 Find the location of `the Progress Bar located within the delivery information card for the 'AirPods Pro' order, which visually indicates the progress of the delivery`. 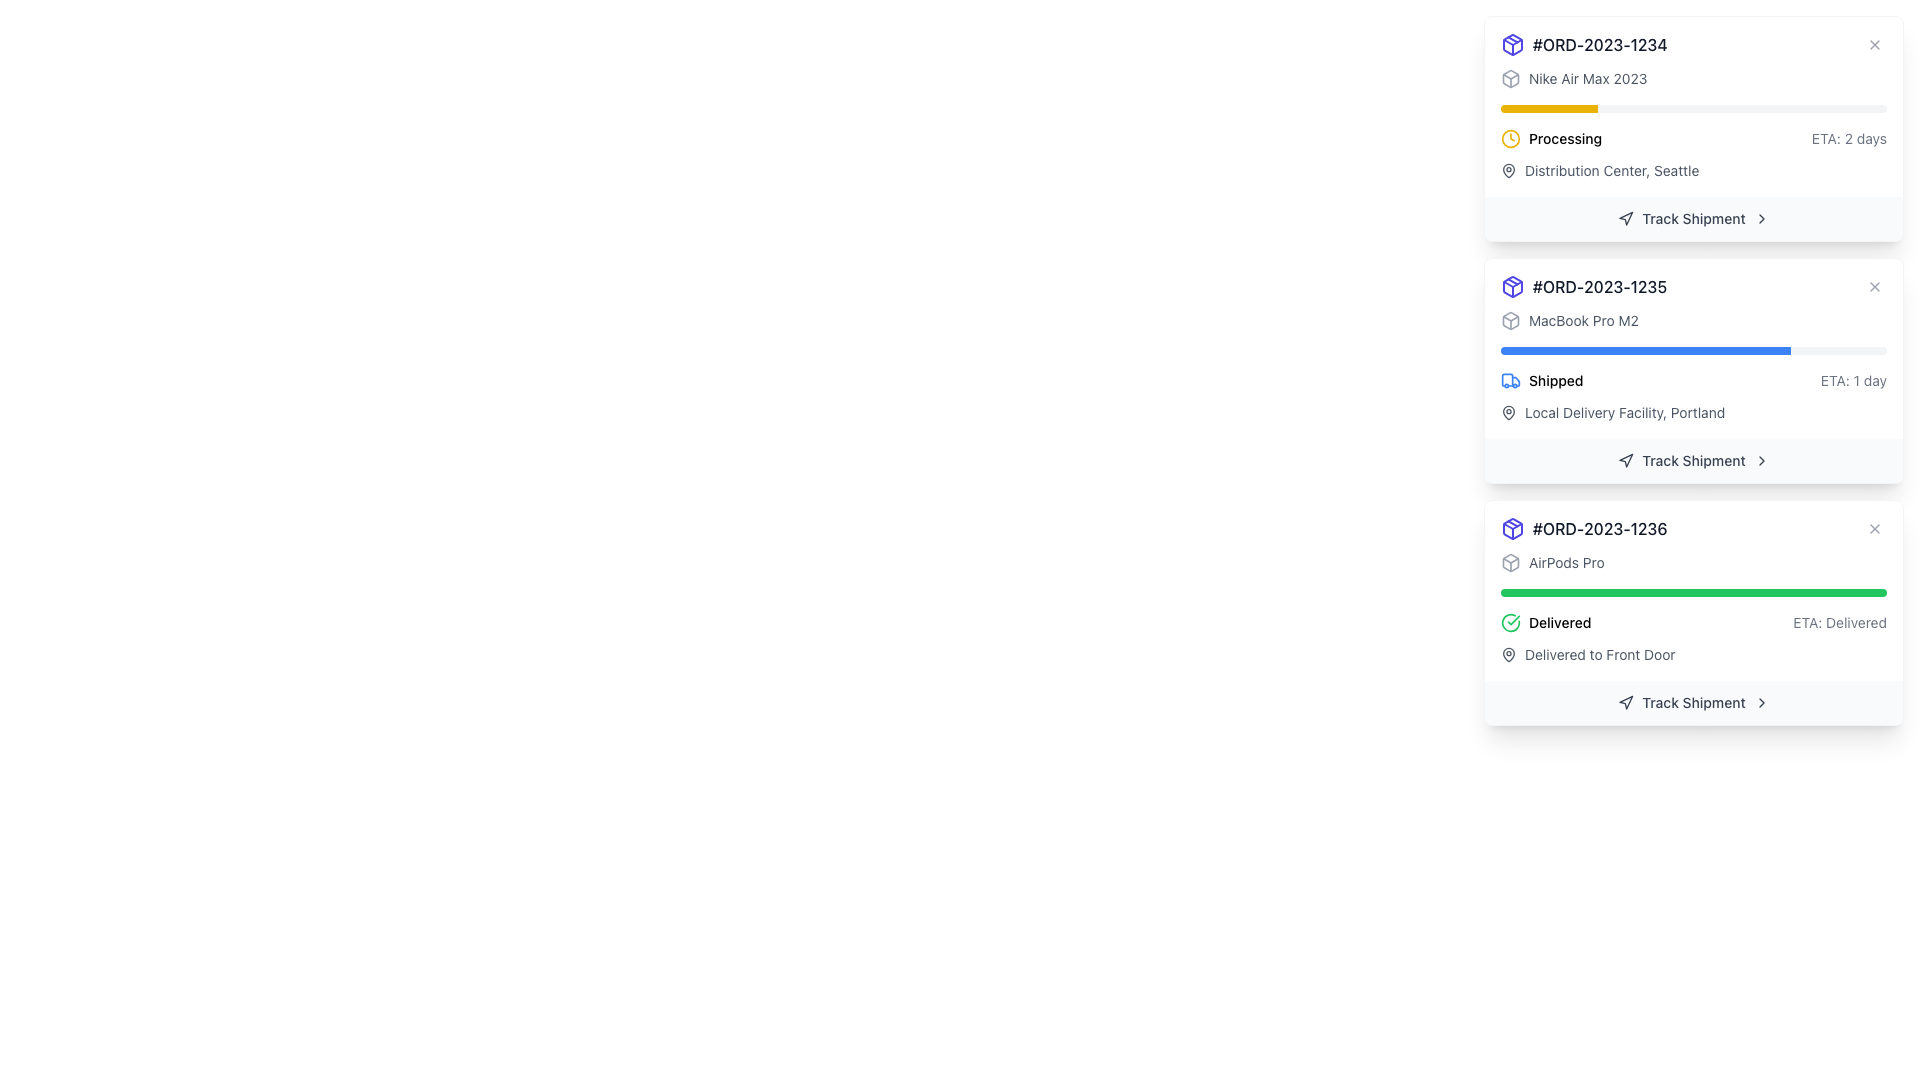

the Progress Bar located within the delivery information card for the 'AirPods Pro' order, which visually indicates the progress of the delivery is located at coordinates (1693, 592).